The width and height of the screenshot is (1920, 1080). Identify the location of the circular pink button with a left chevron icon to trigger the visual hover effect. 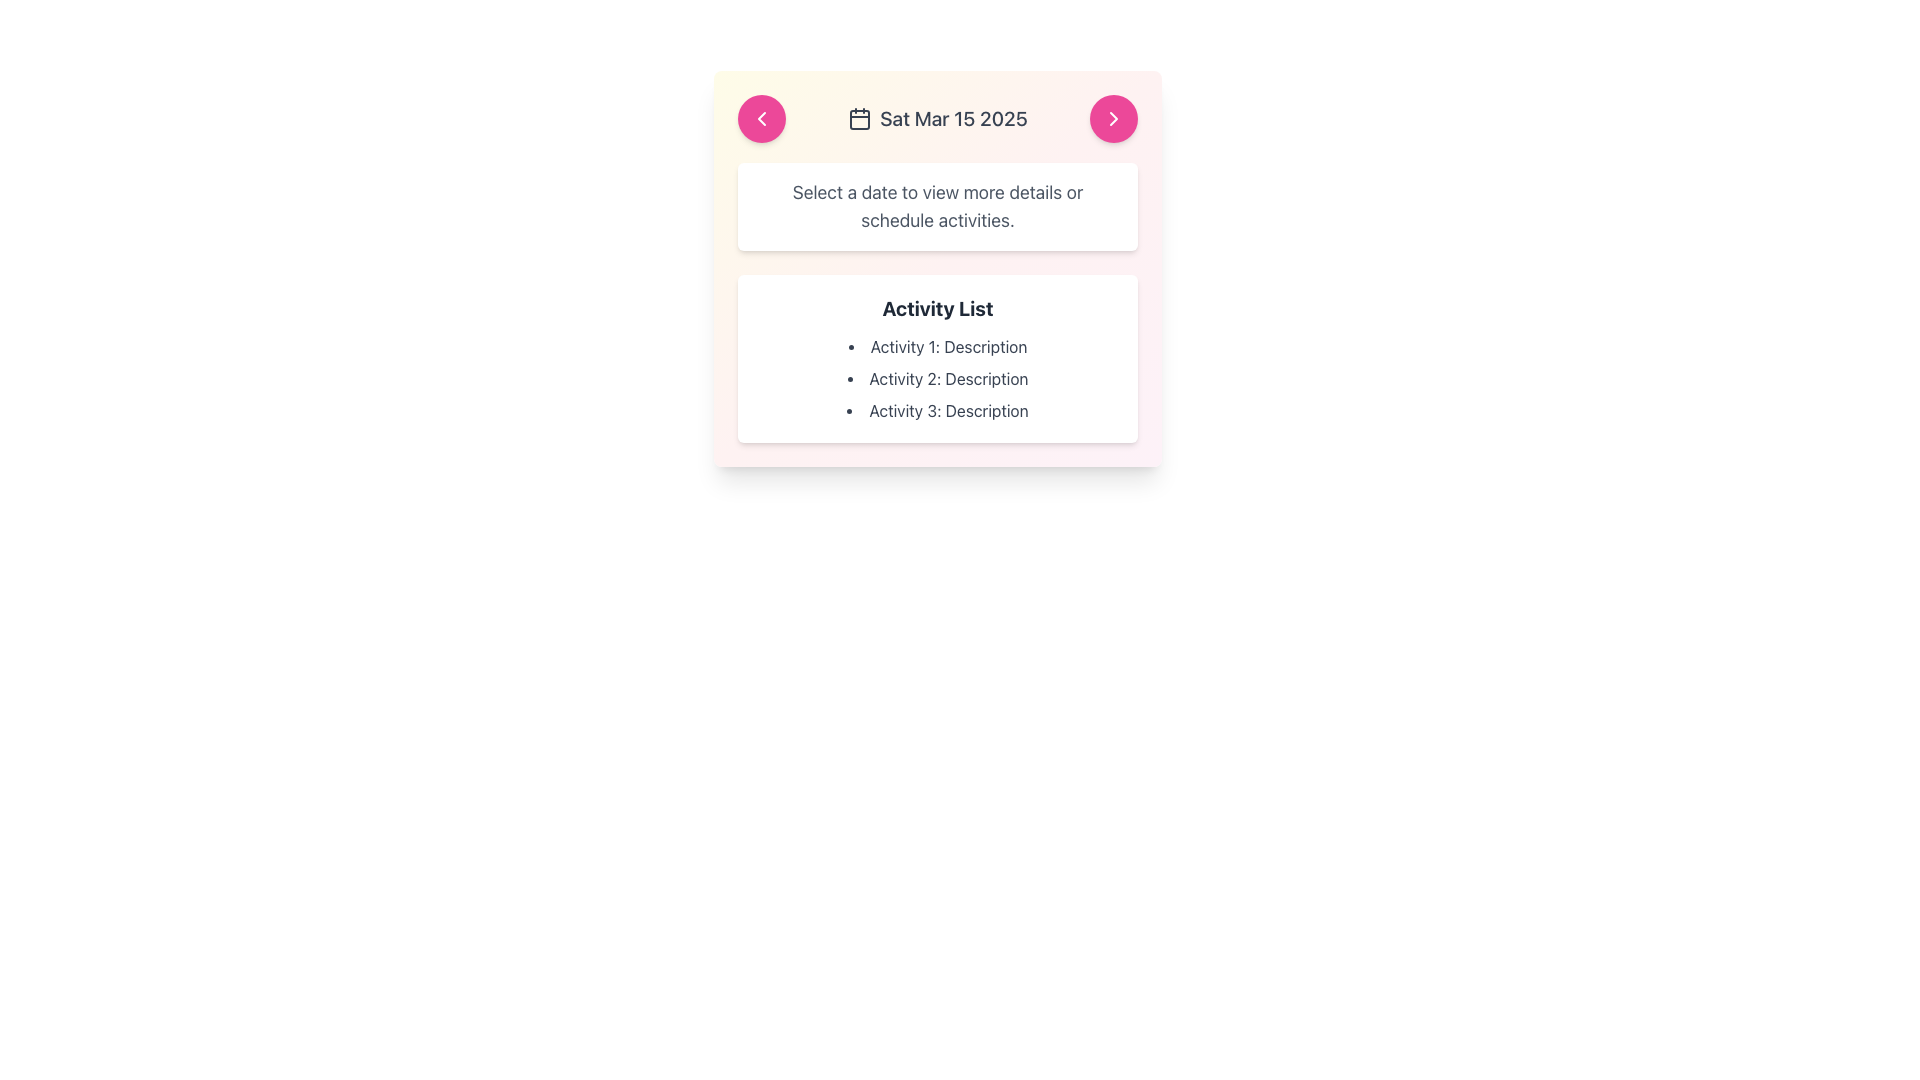
(761, 119).